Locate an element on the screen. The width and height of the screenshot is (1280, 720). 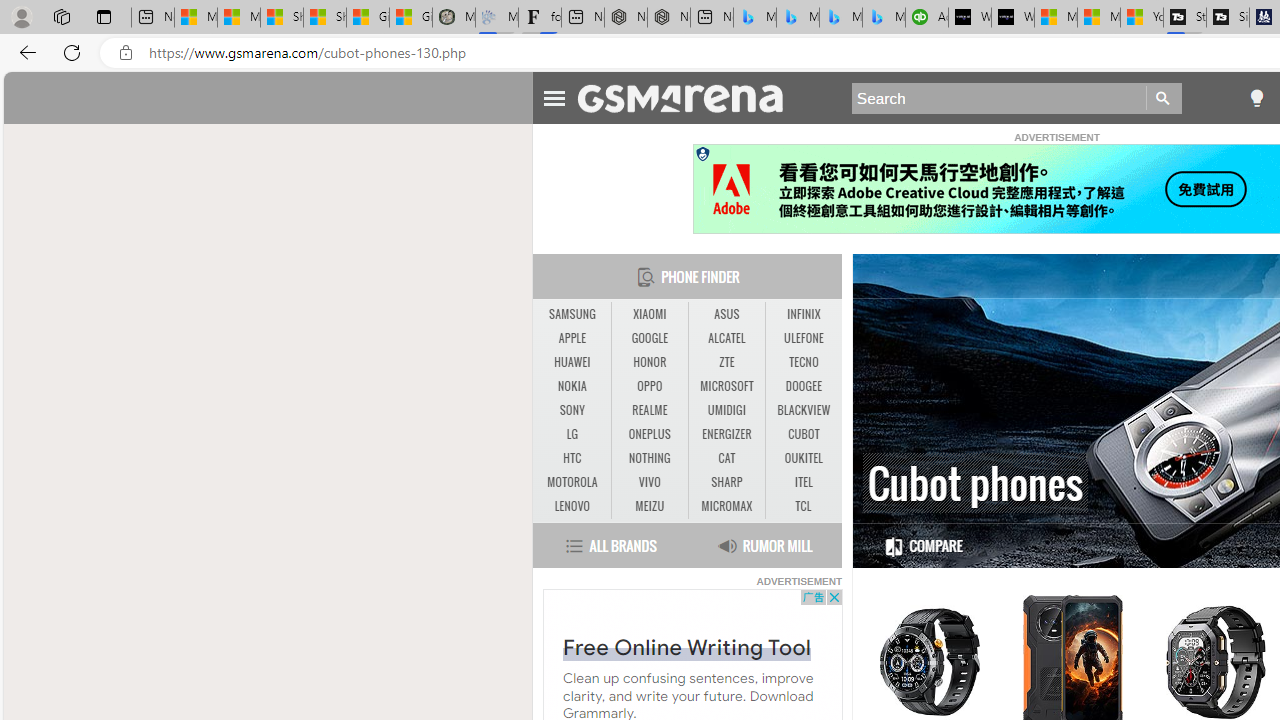
'XIAOMI' is located at coordinates (649, 314).